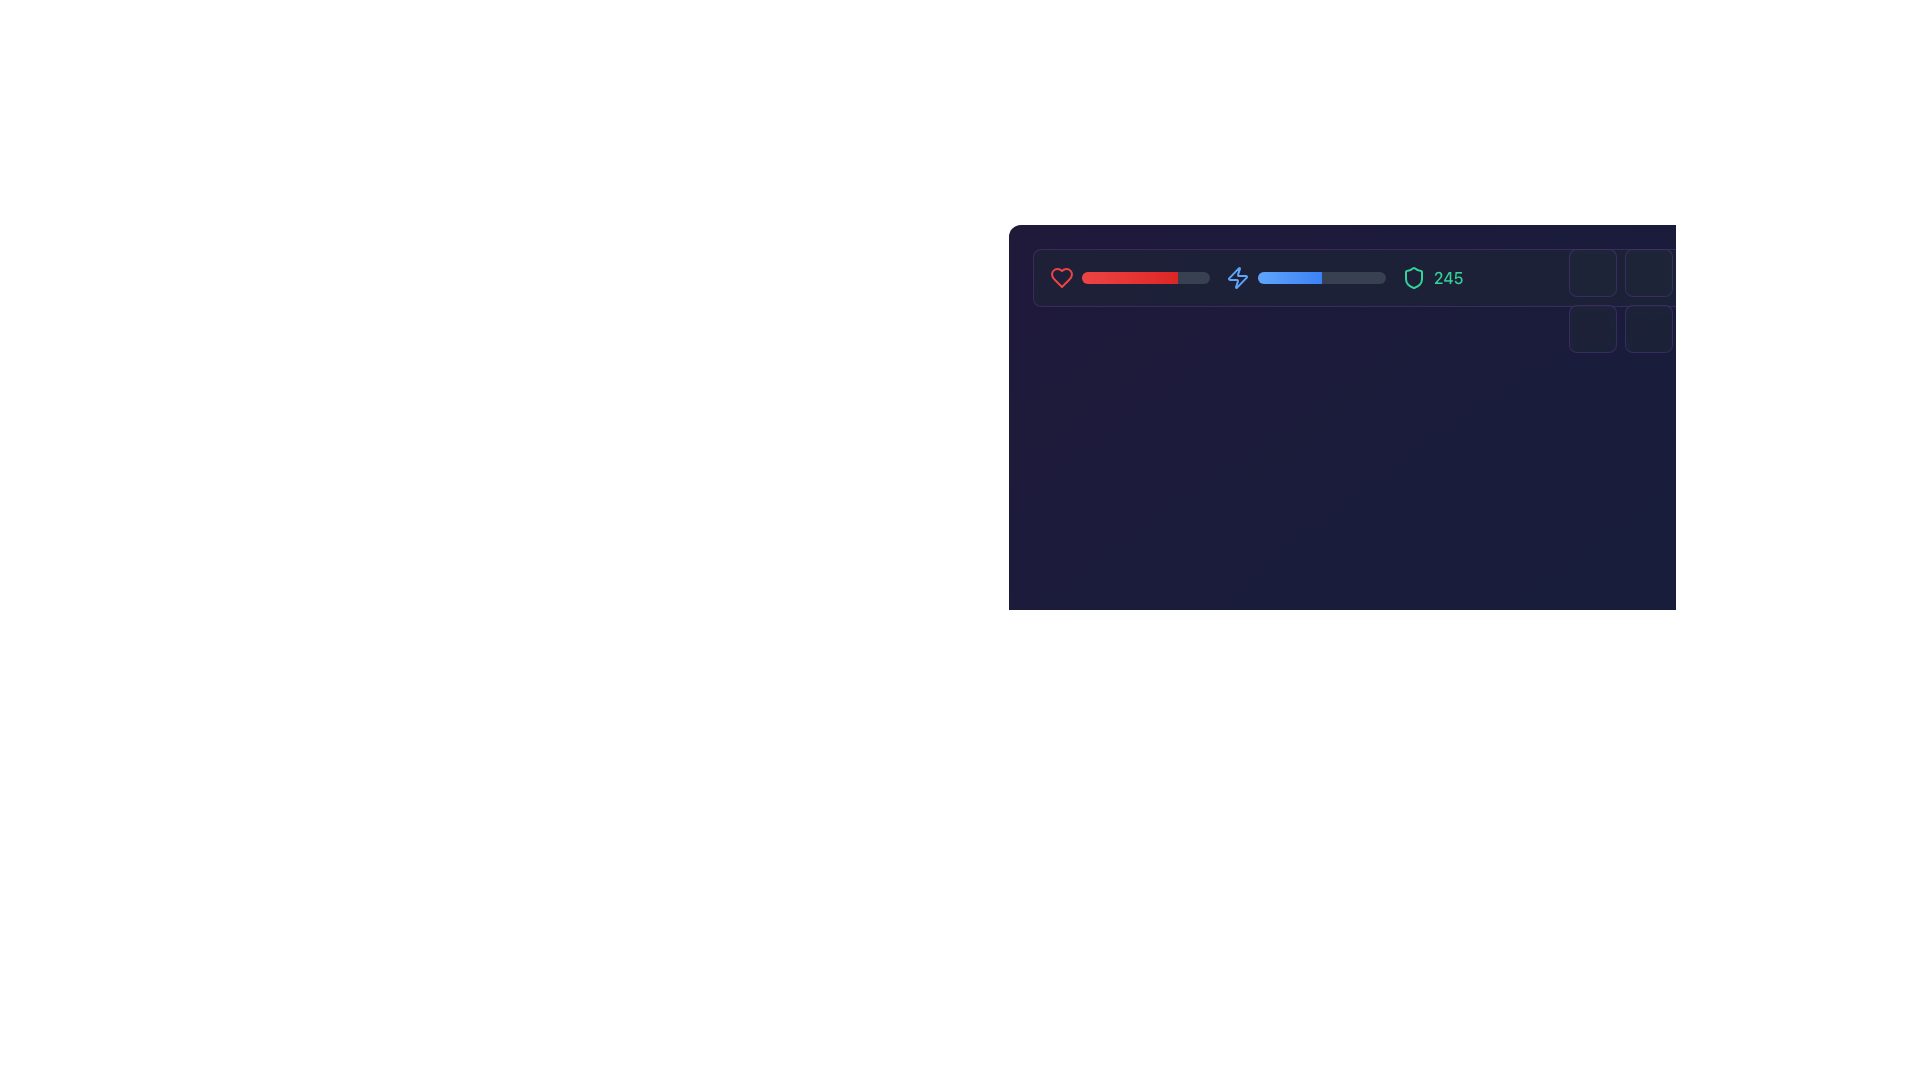  What do you see at coordinates (1060, 277) in the screenshot?
I see `the heart icon located at the far left of the top-right corner grouping` at bounding box center [1060, 277].